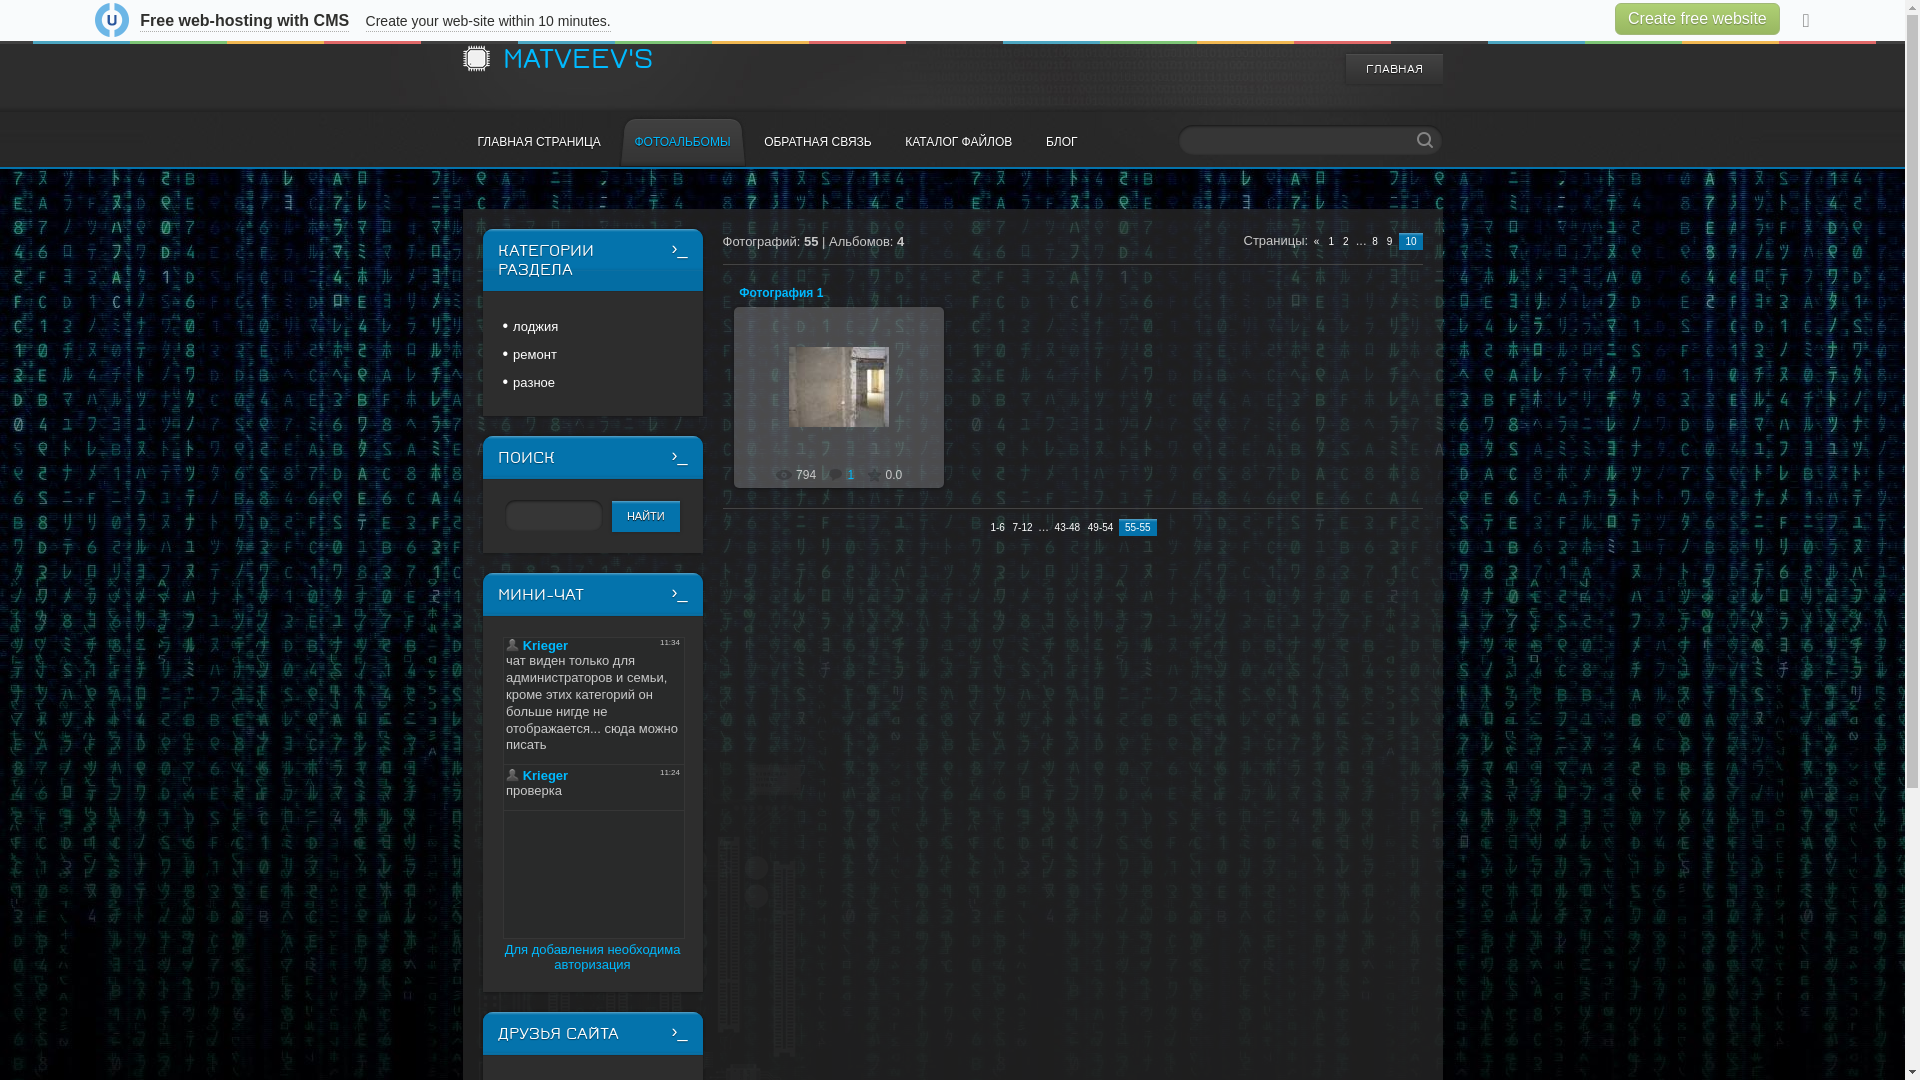  What do you see at coordinates (988, 526) in the screenshot?
I see `'1-6'` at bounding box center [988, 526].